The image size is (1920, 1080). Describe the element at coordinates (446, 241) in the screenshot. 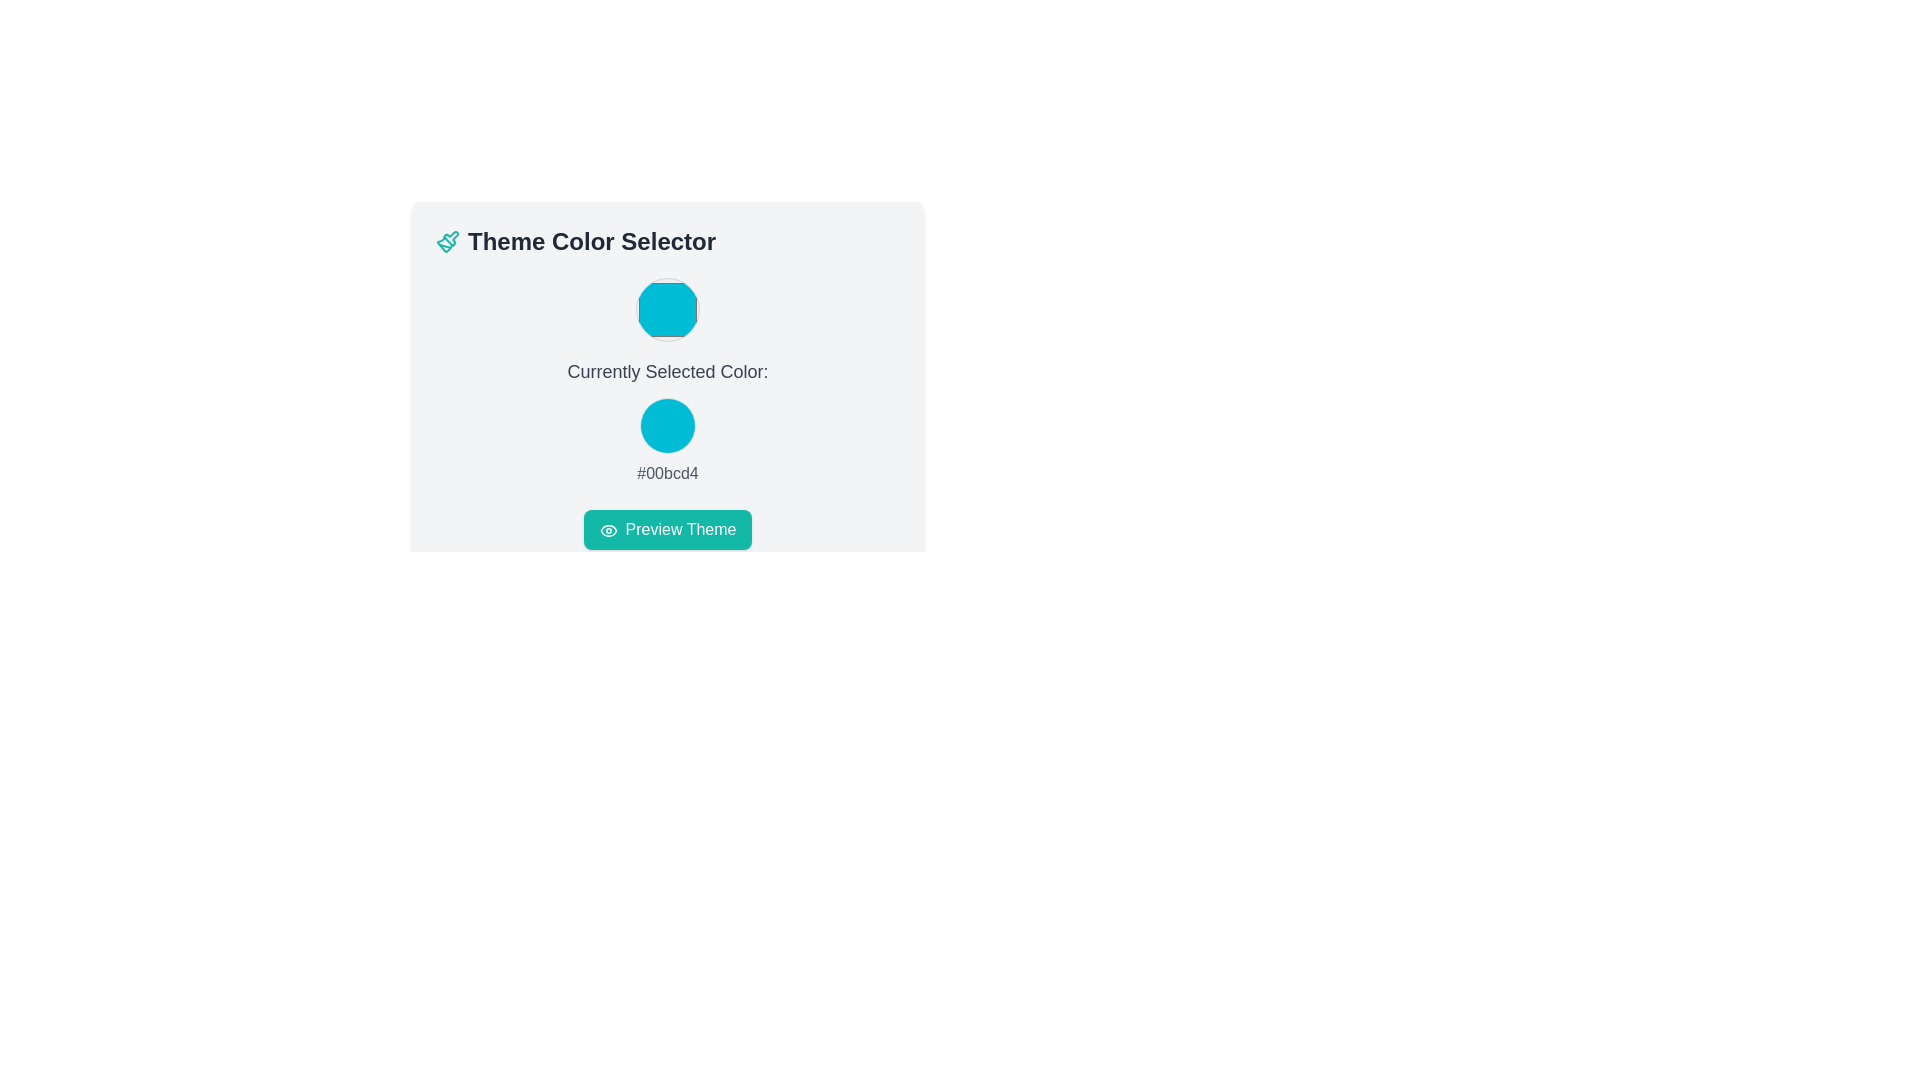

I see `the teal paintbrush icon located to the left of the 'Theme Color Selector' text` at that location.